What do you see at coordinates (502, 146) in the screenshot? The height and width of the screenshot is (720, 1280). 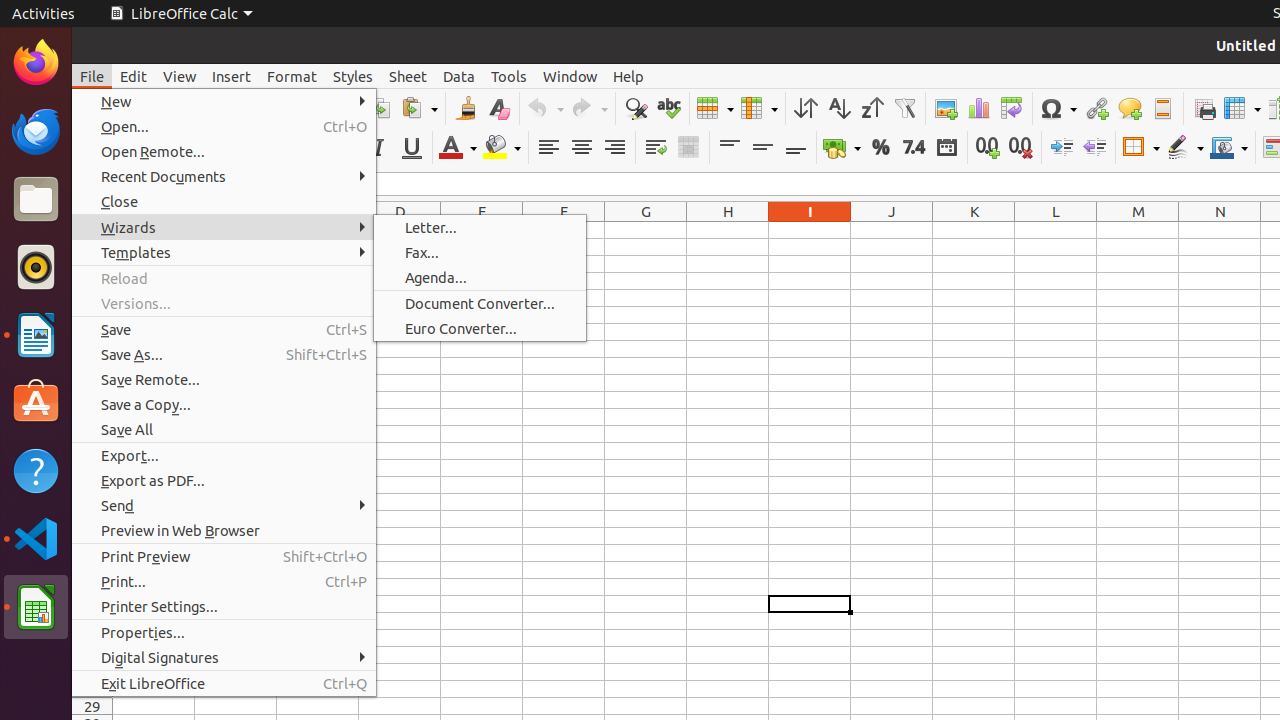 I see `'Background Color'` at bounding box center [502, 146].